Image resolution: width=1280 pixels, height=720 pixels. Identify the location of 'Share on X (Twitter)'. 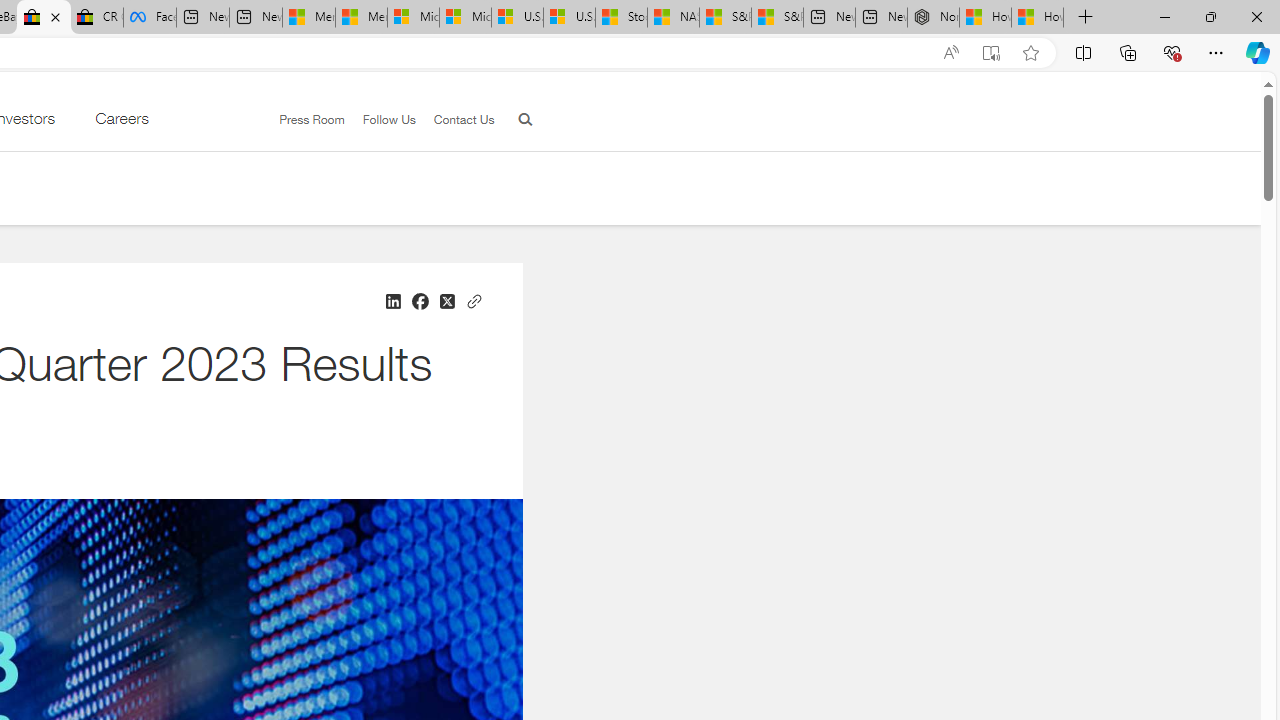
(445, 301).